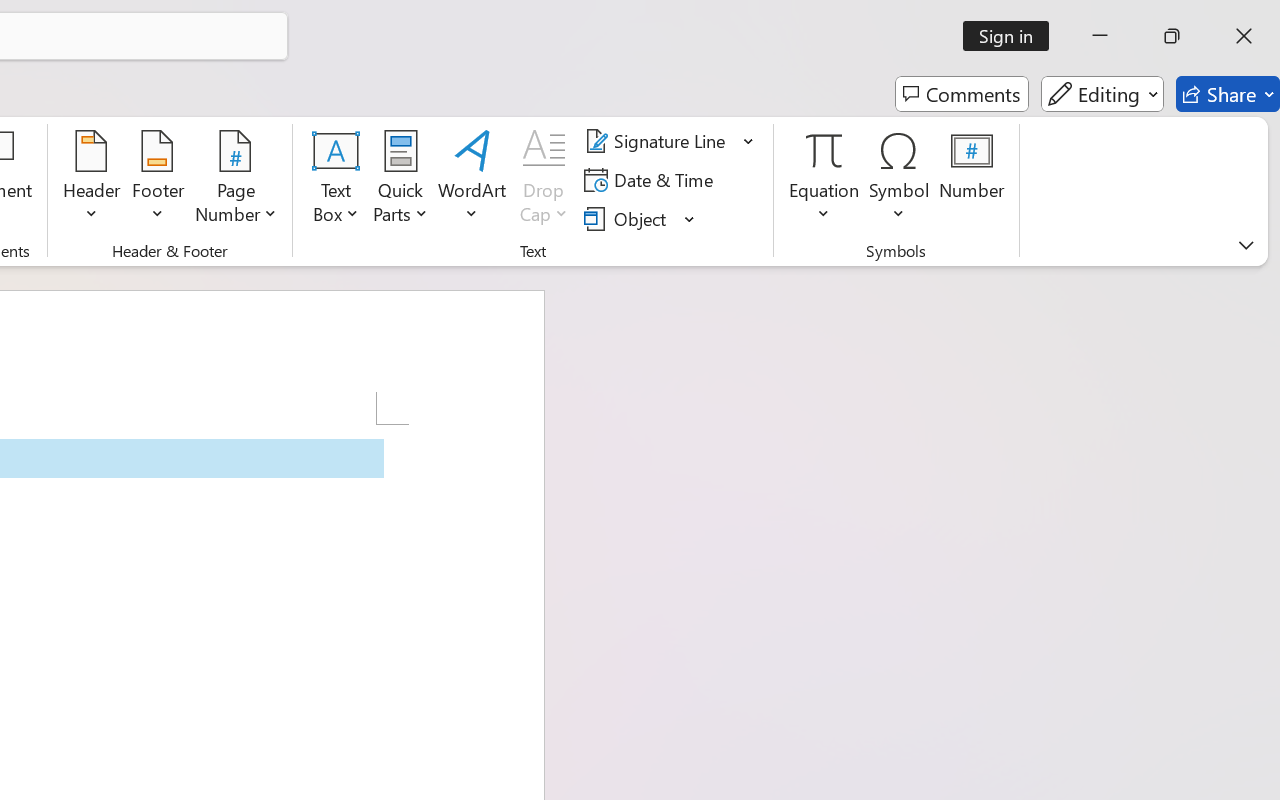  I want to click on 'Footer', so click(157, 179).